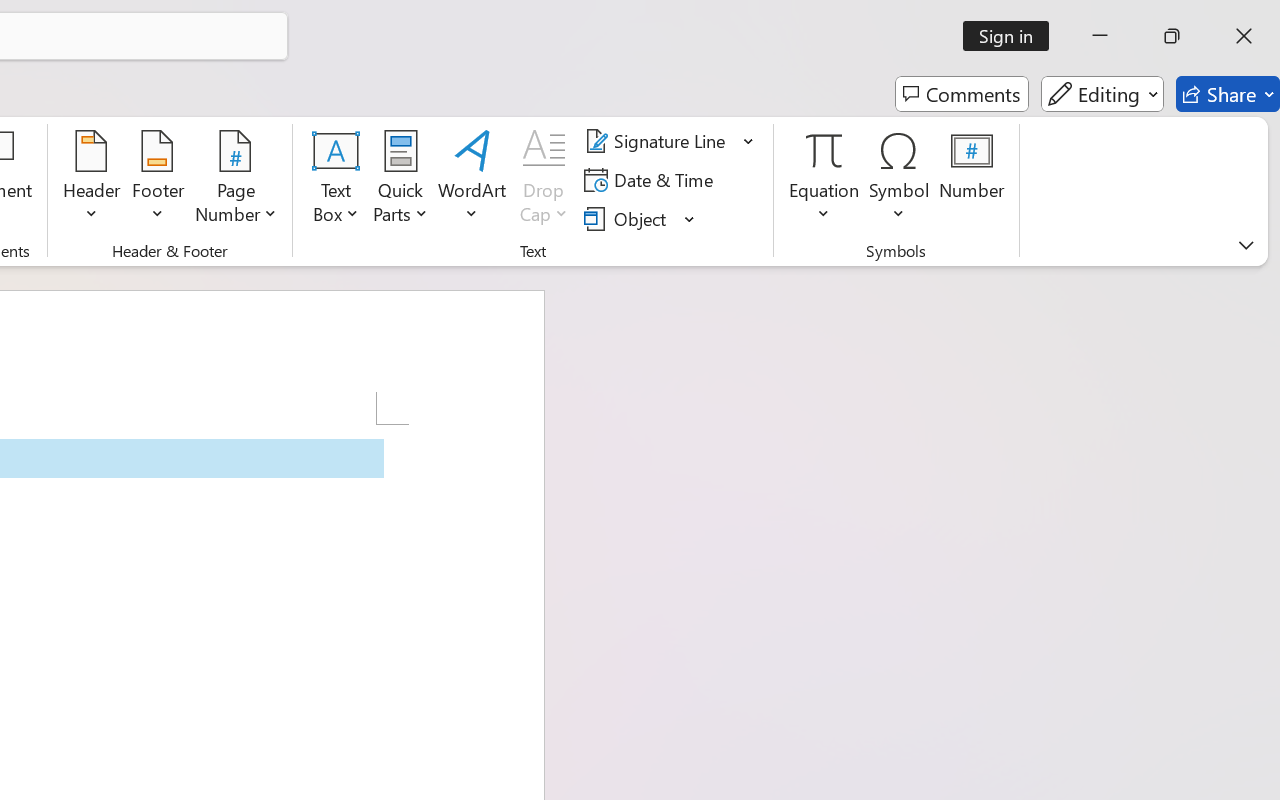  I want to click on 'Footer', so click(157, 179).